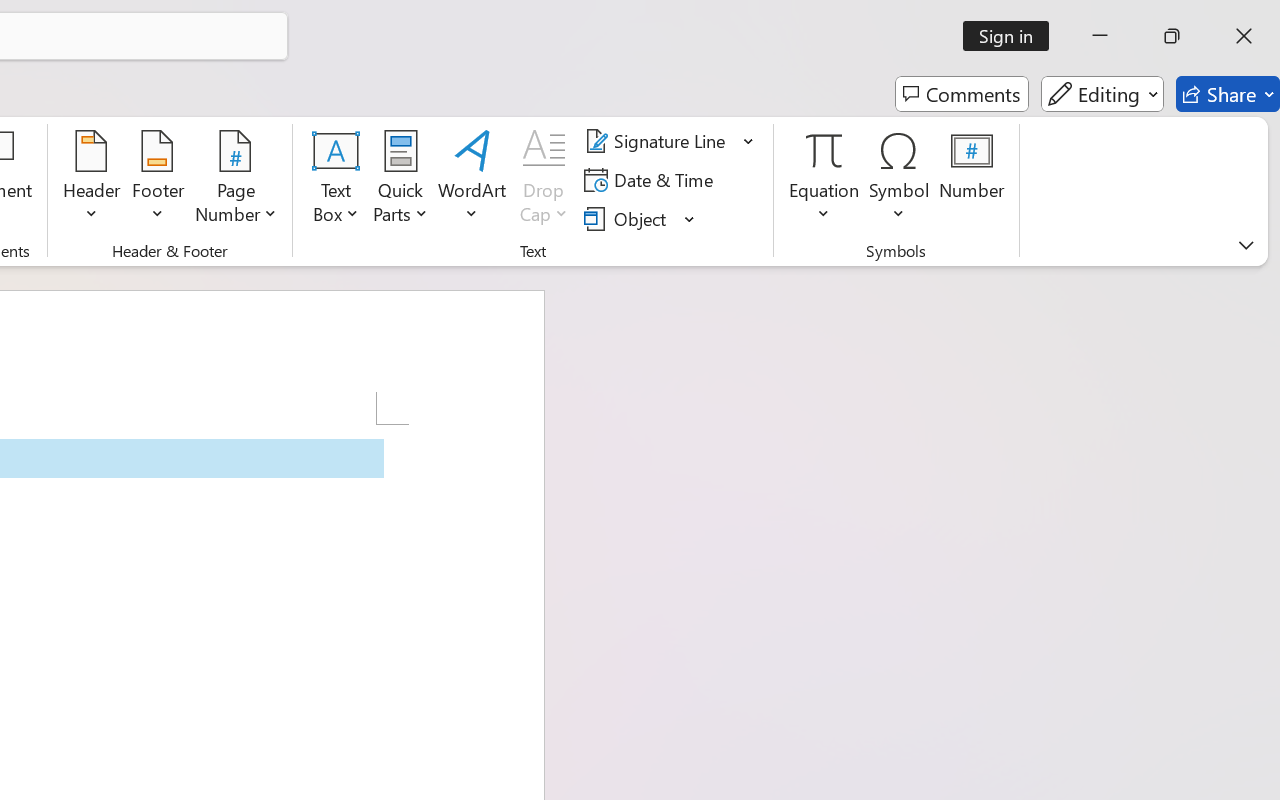  I want to click on 'Footer', so click(157, 179).